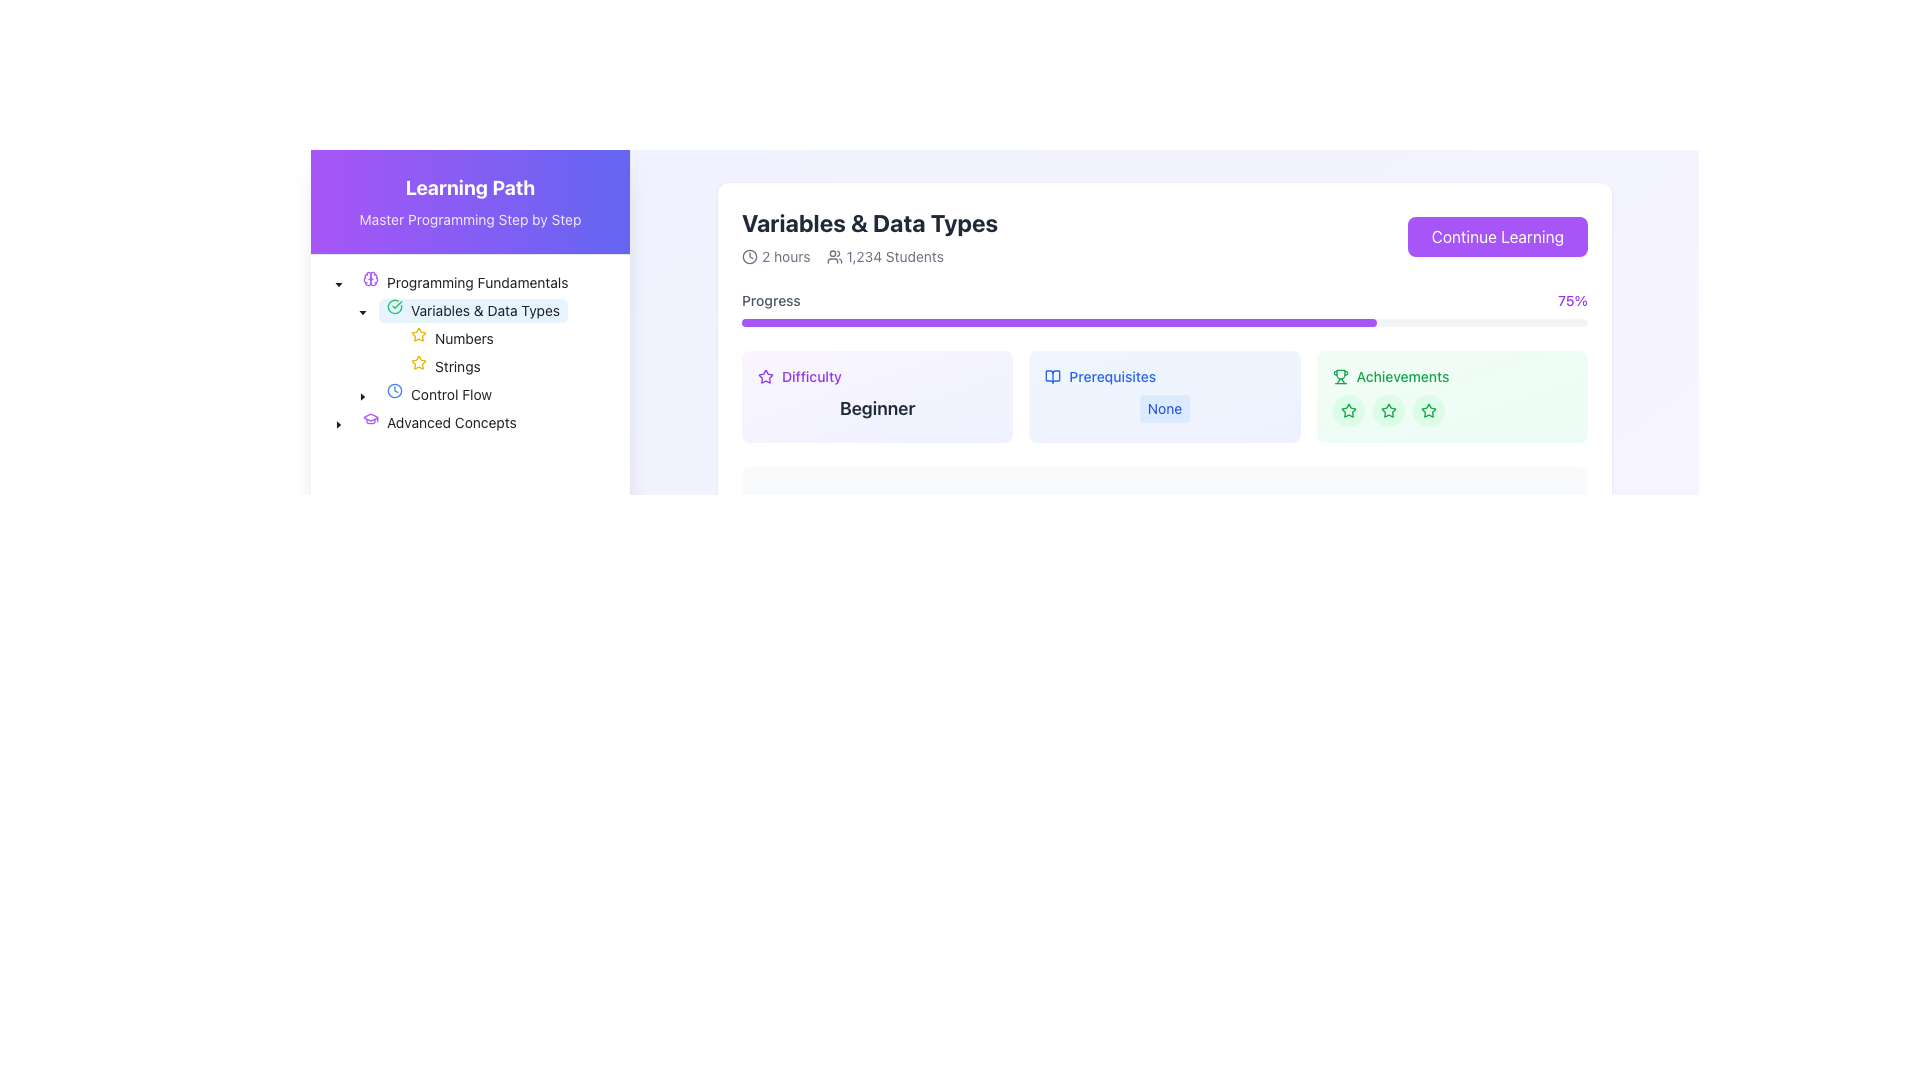  I want to click on the brain icon, which is a purple circular icon located next to the 'Programming Fundamentals' title in the left-hand navigation list, so click(370, 278).